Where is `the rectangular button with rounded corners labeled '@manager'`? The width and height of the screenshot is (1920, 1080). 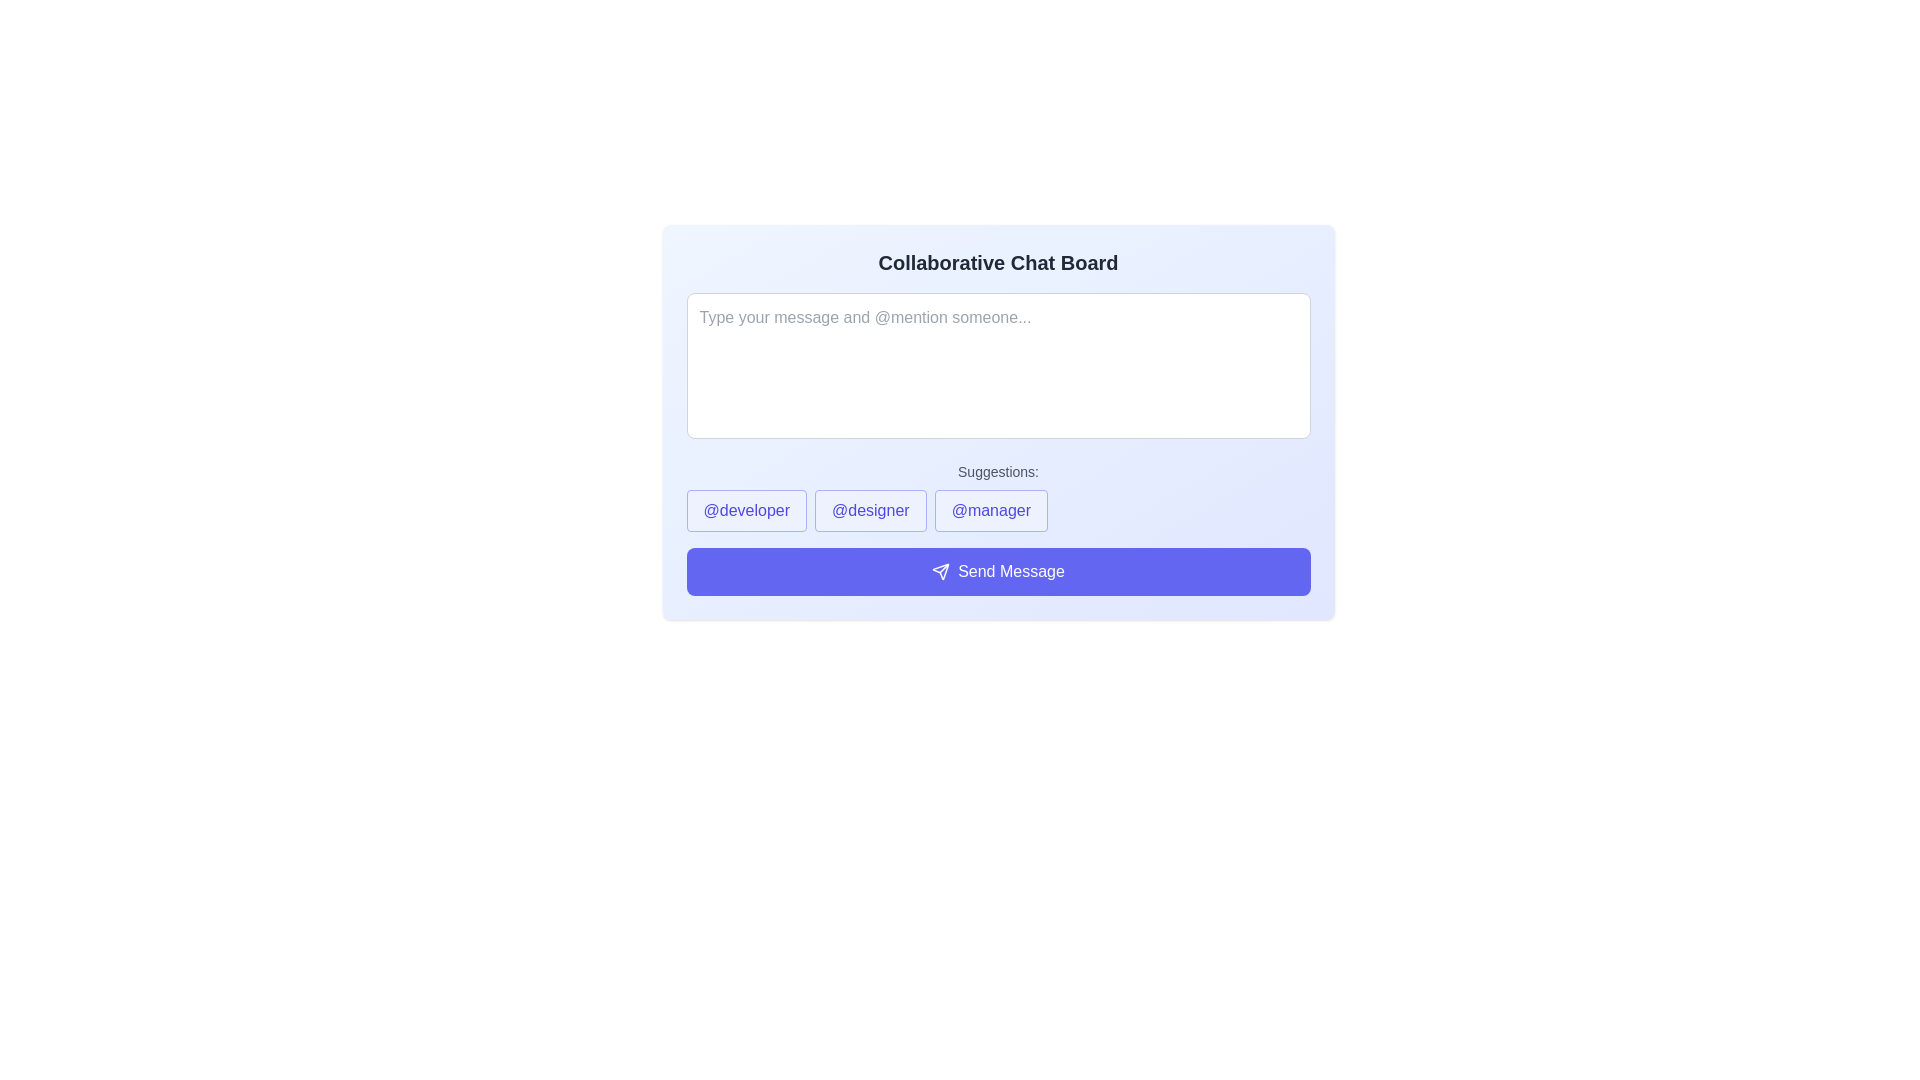 the rectangular button with rounded corners labeled '@manager' is located at coordinates (991, 509).